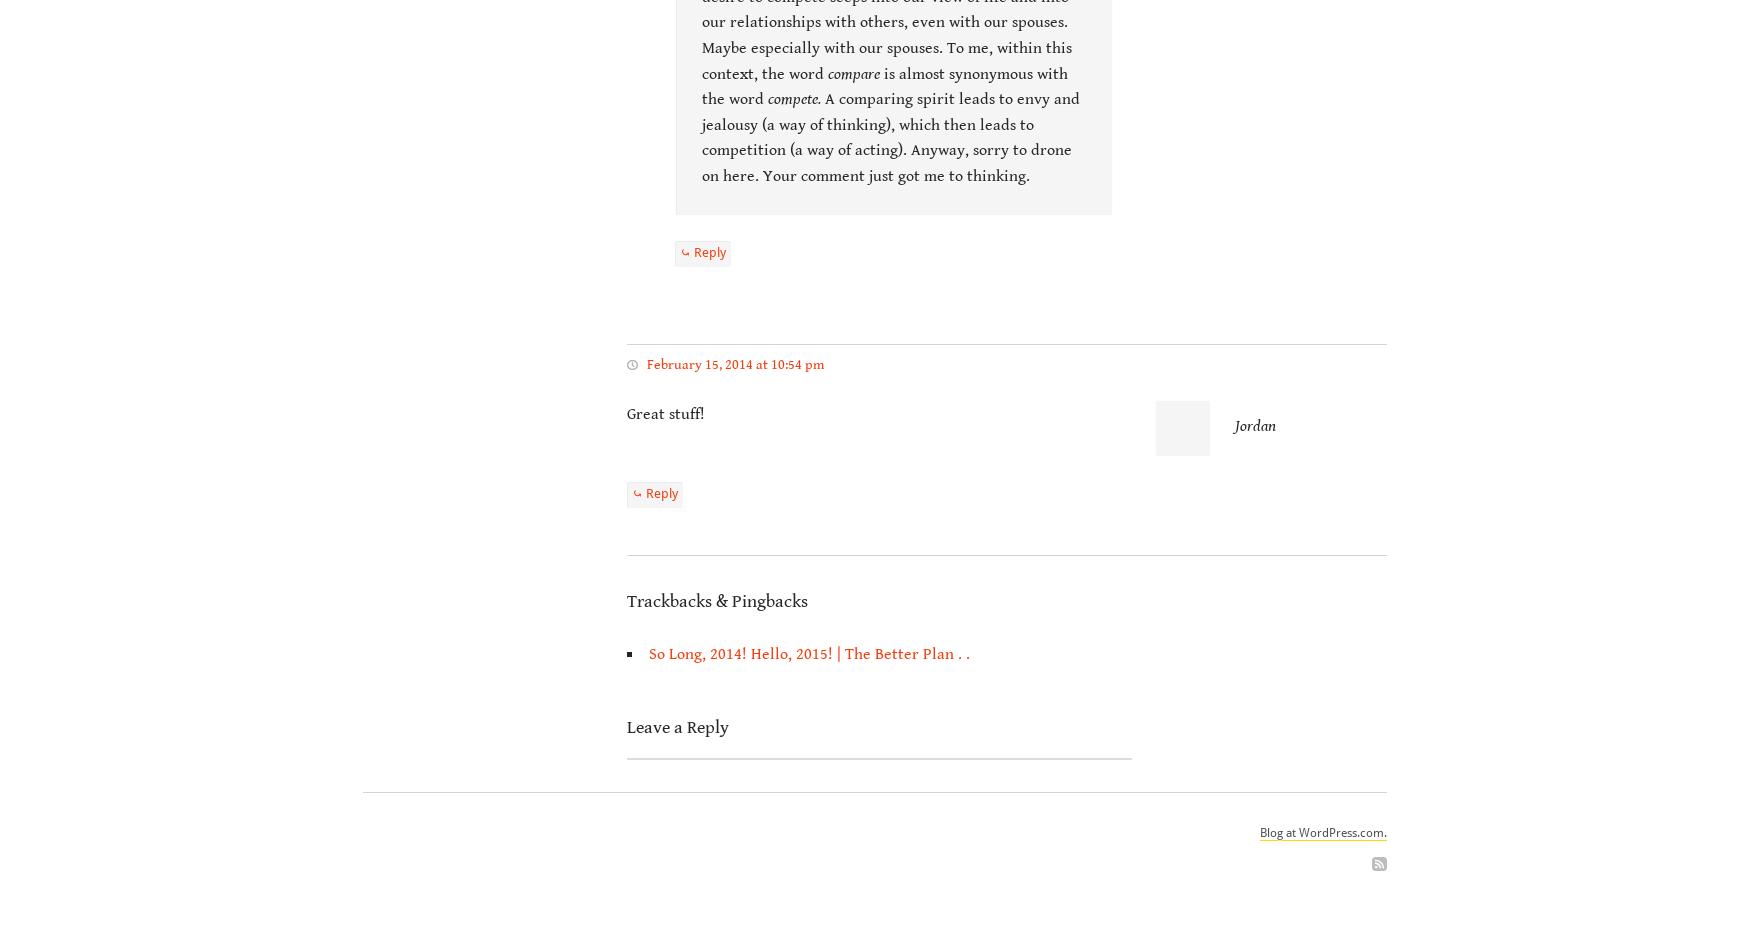 This screenshot has width=1750, height=934. What do you see at coordinates (808, 653) in the screenshot?
I see `'So Long, 2014! Hello, 2015! | The Better Plan . .'` at bounding box center [808, 653].